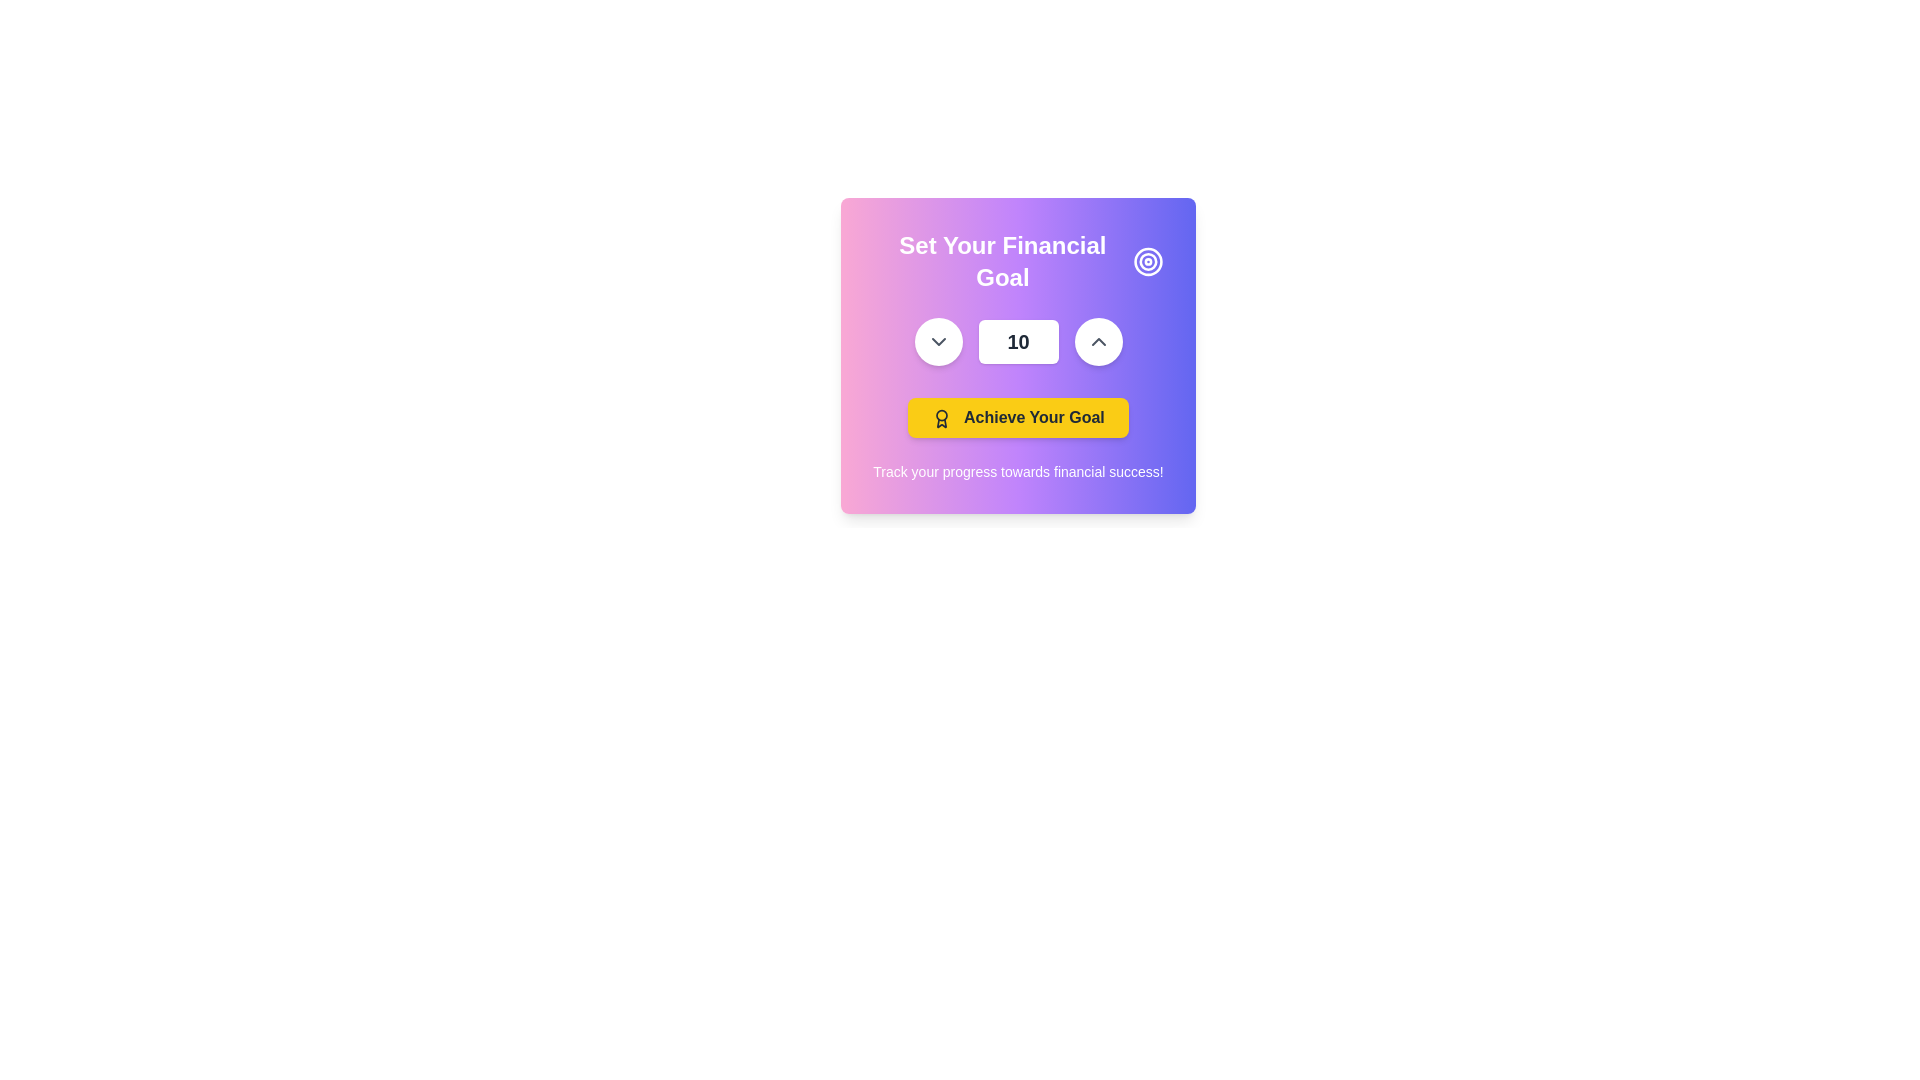  I want to click on the chevron down icon button located inside a circular button on the left side of the goal selection interface, so click(937, 341).